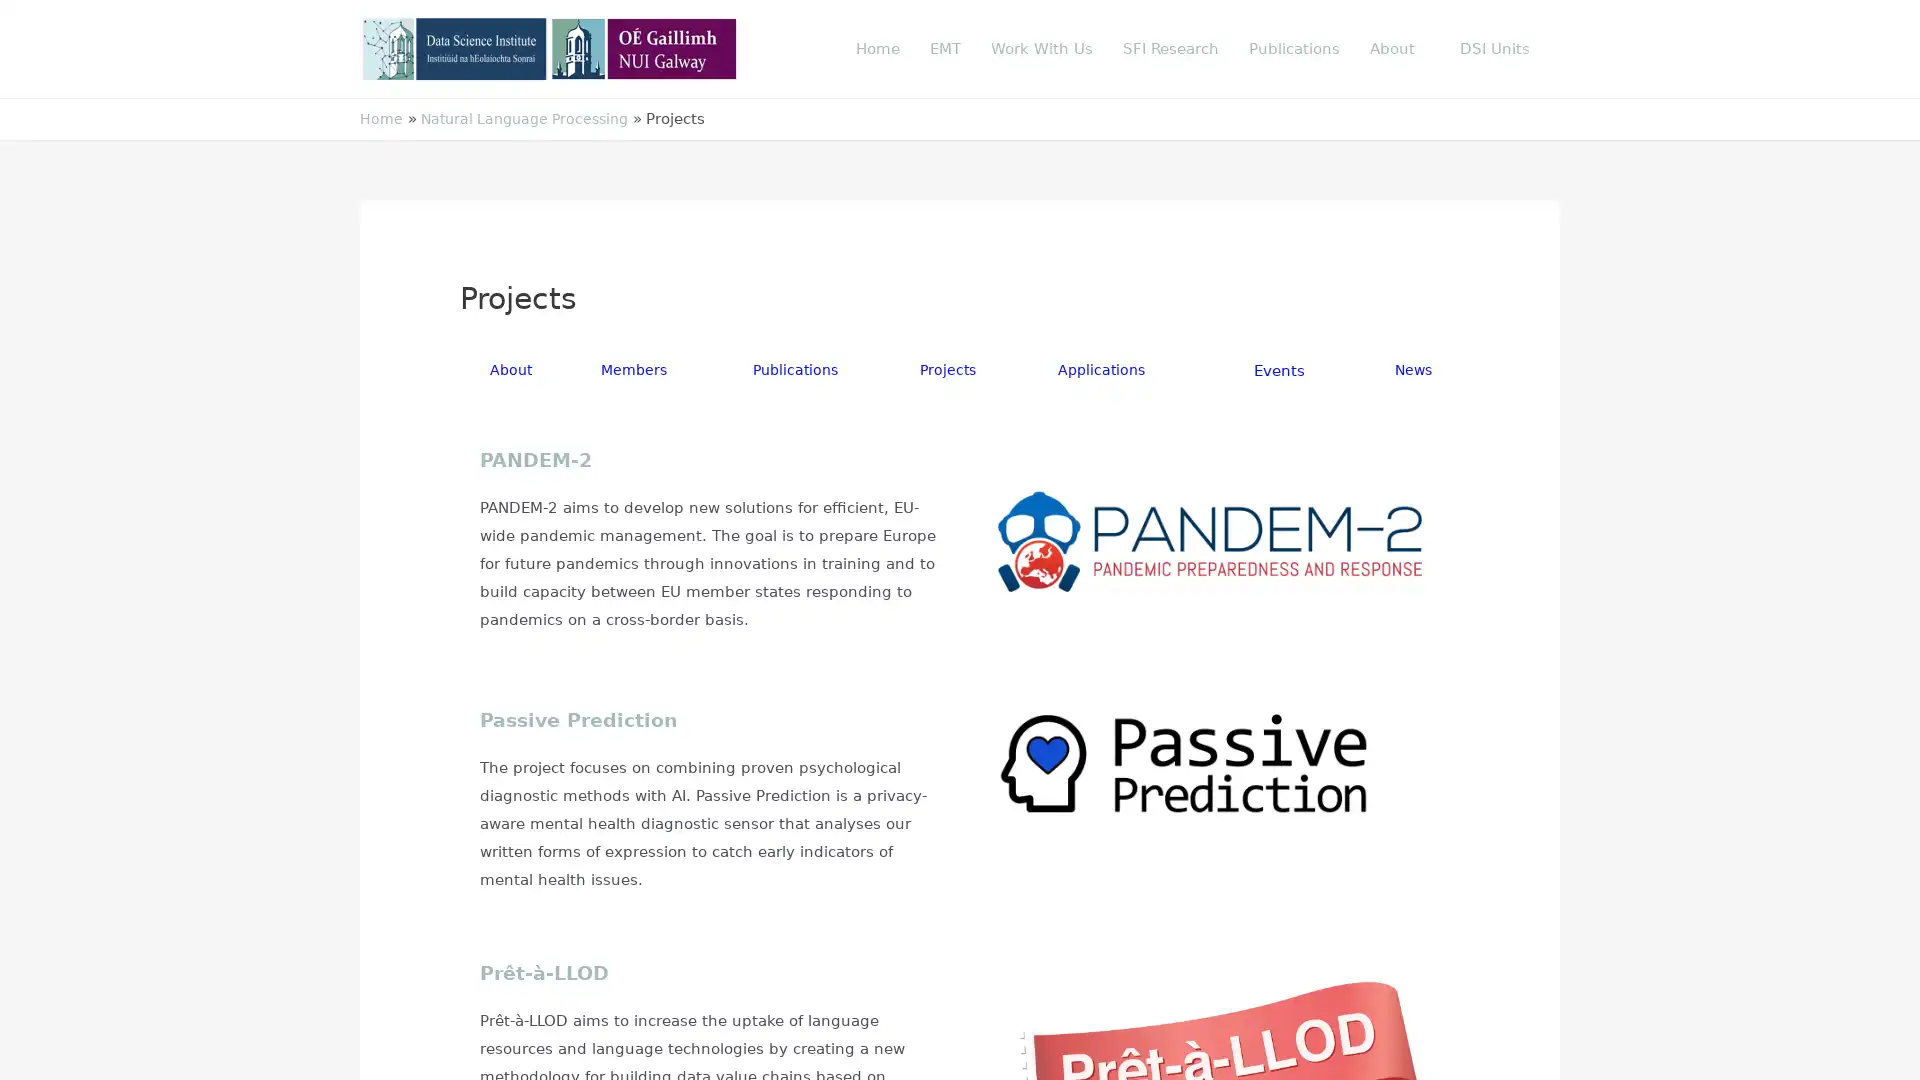 The height and width of the screenshot is (1080, 1920). I want to click on Events, so click(1281, 370).